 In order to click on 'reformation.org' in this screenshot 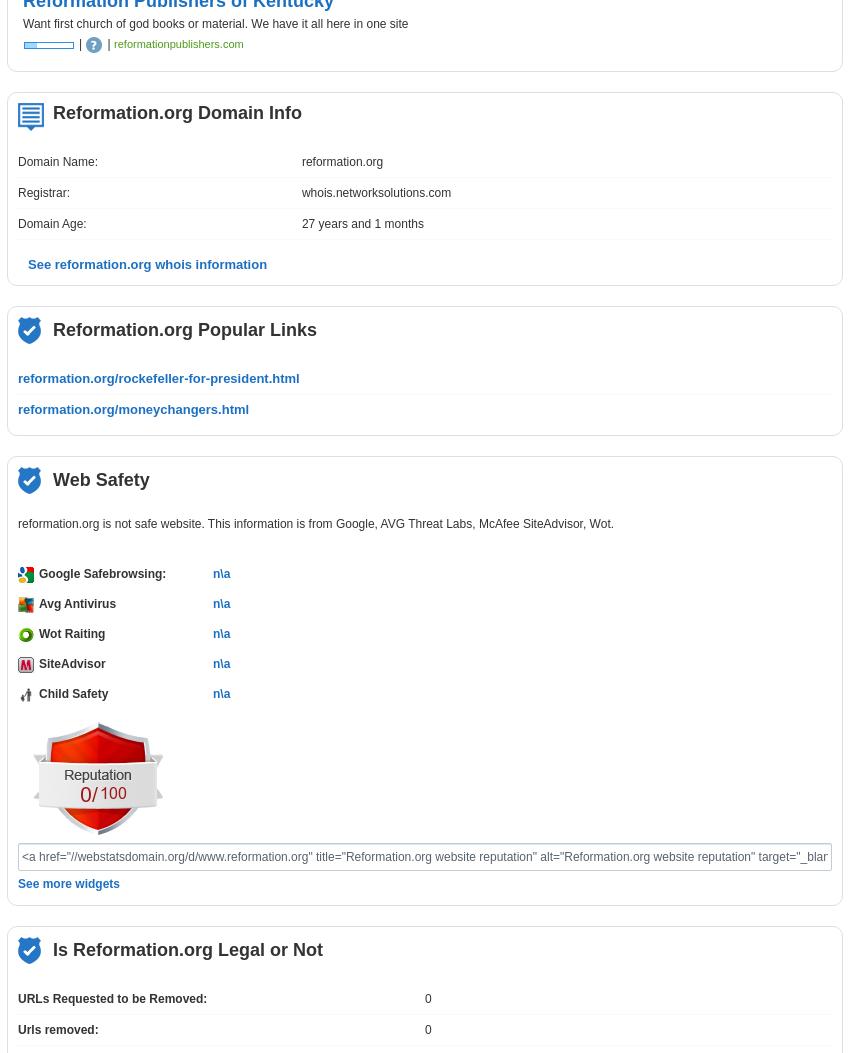, I will do `click(300, 160)`.